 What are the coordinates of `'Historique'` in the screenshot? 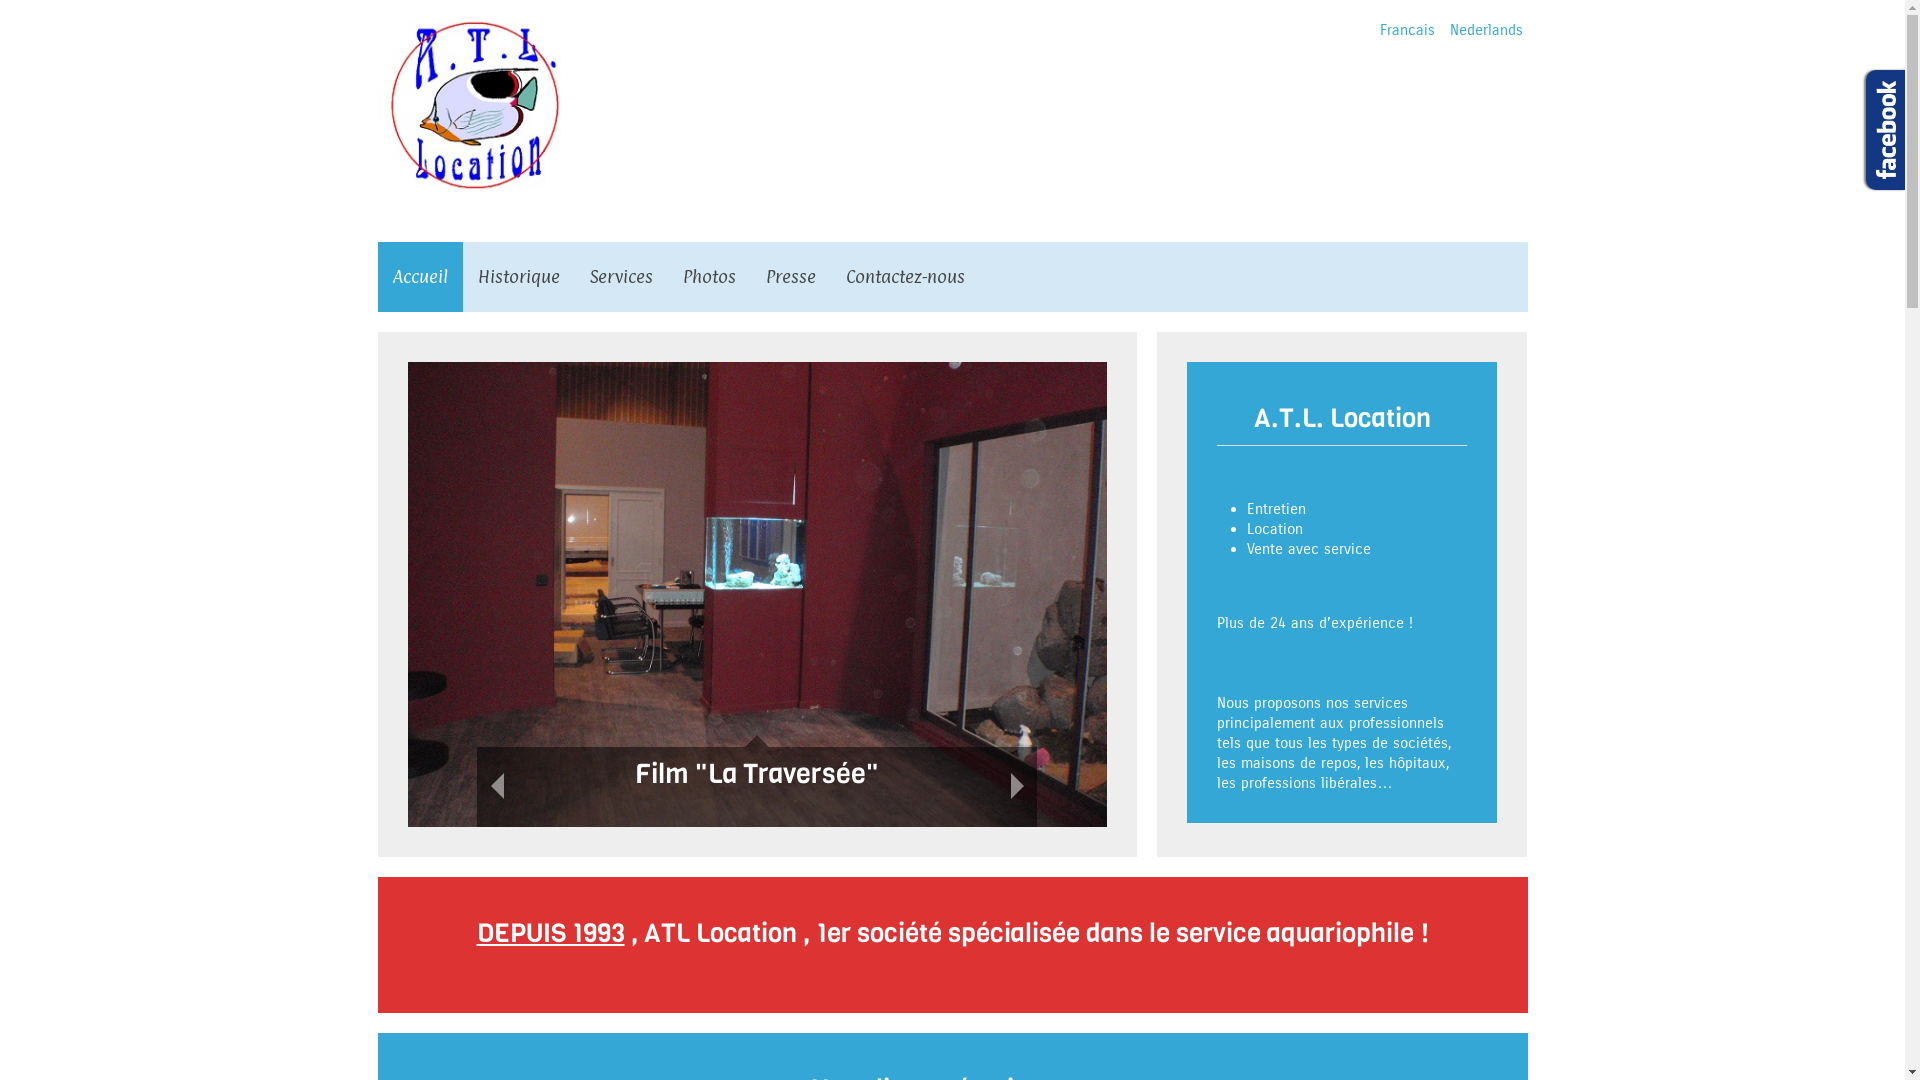 It's located at (518, 277).